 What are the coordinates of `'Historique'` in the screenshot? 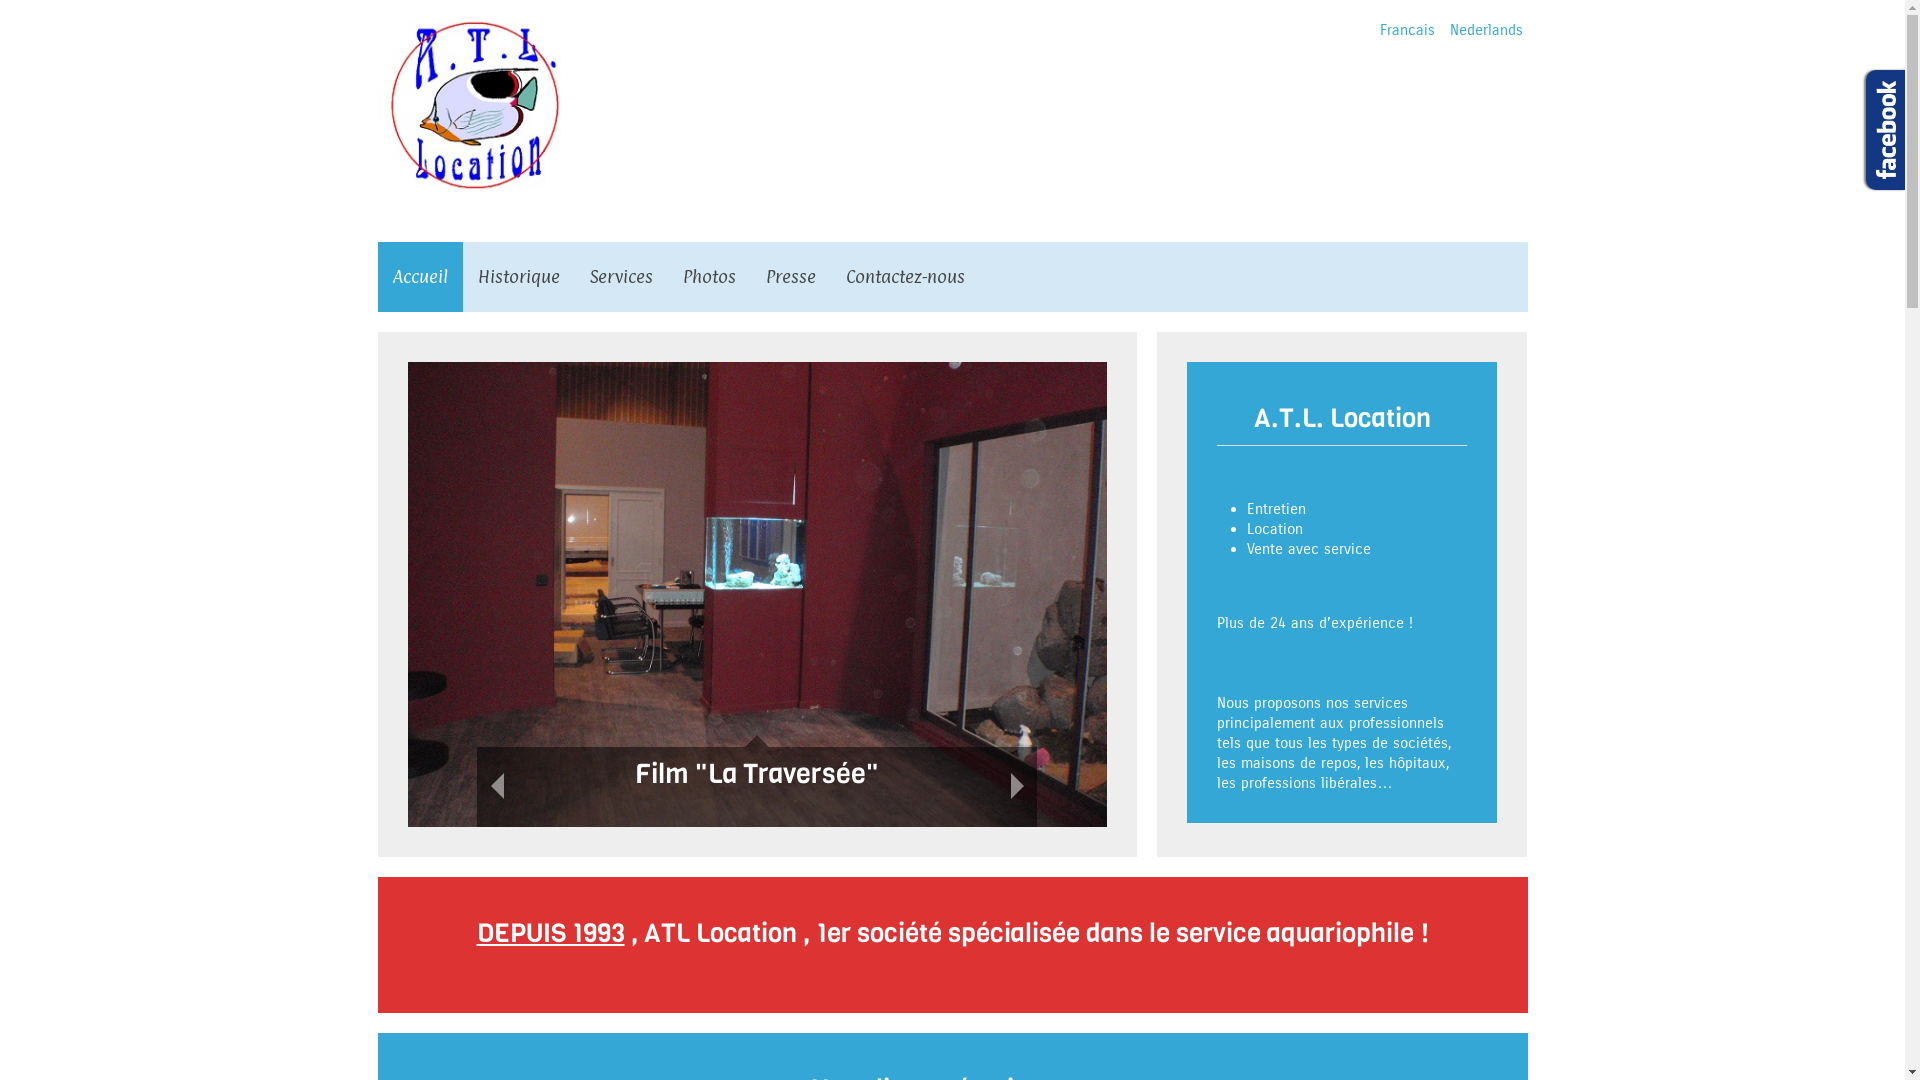 It's located at (518, 277).